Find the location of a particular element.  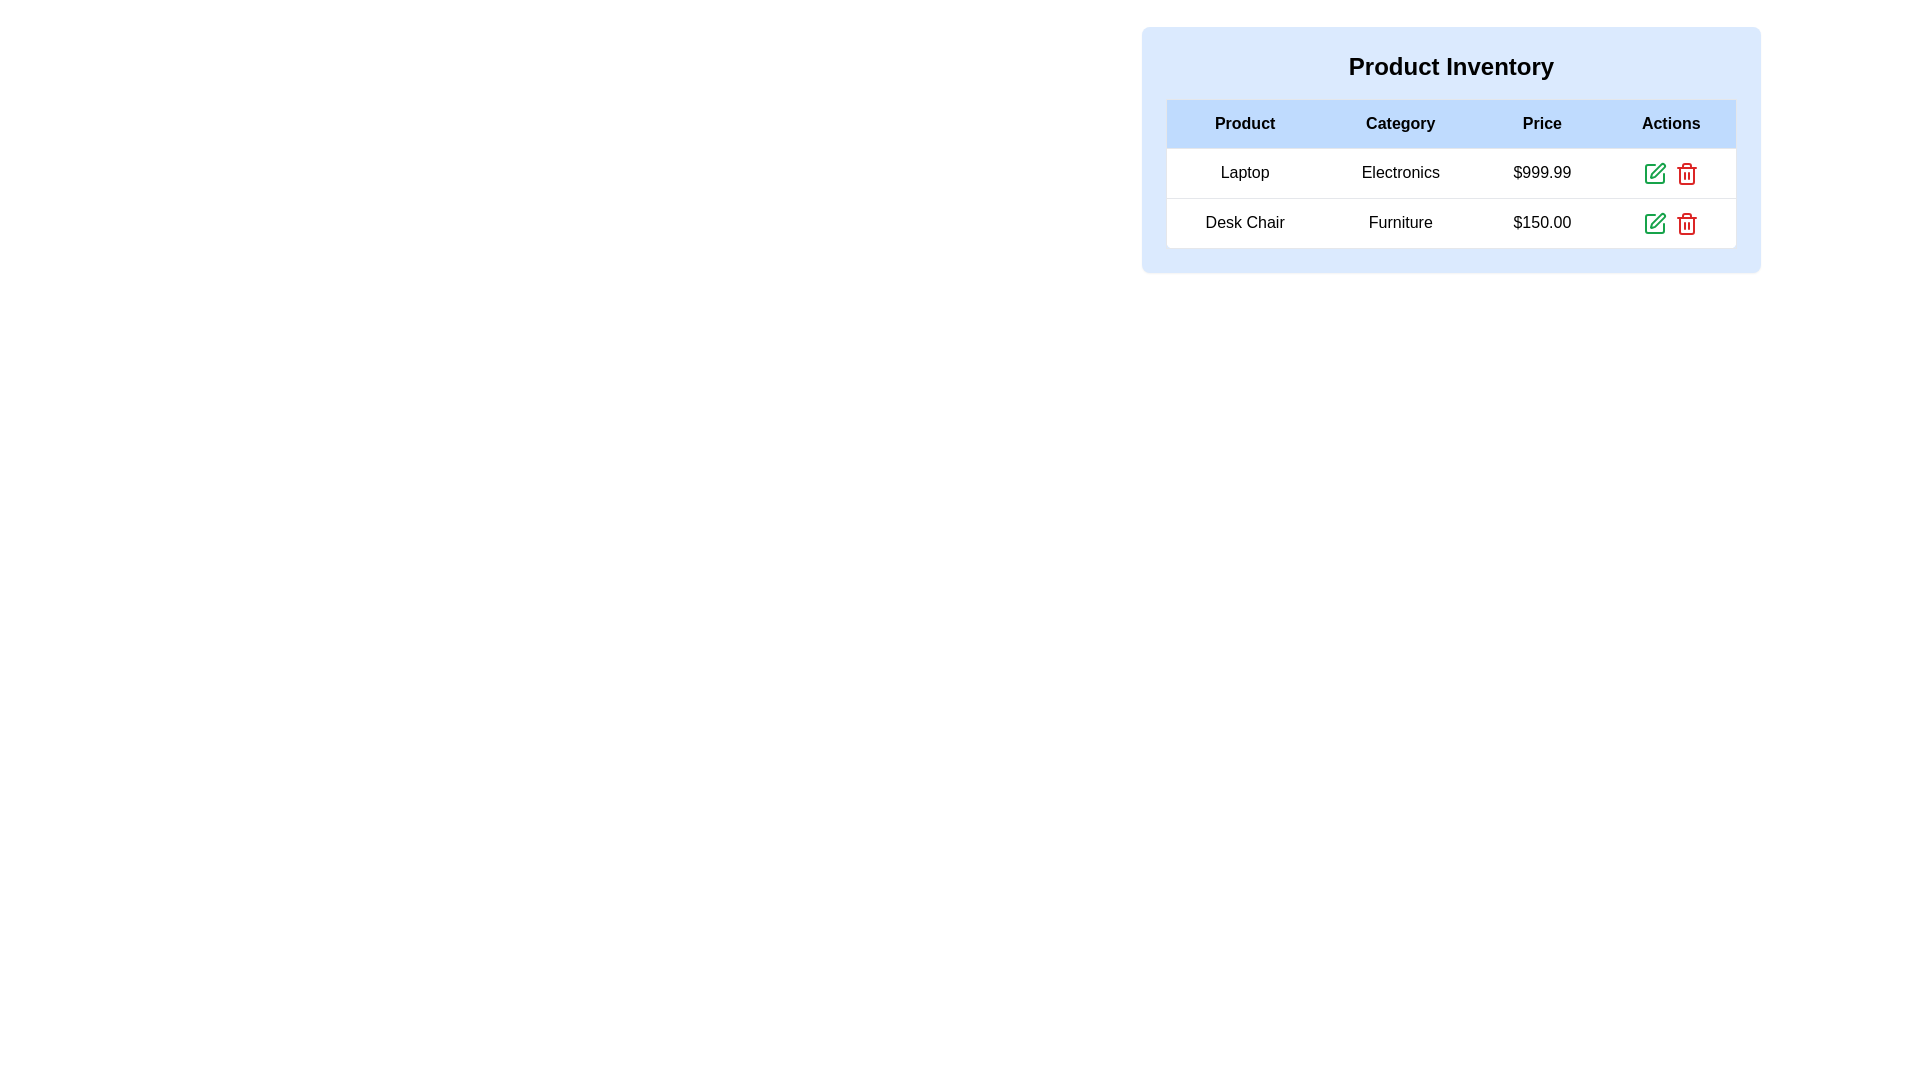

the delete button located in the 'Actions' column of the second row in the product inventory table to initiate the delete action is located at coordinates (1686, 223).